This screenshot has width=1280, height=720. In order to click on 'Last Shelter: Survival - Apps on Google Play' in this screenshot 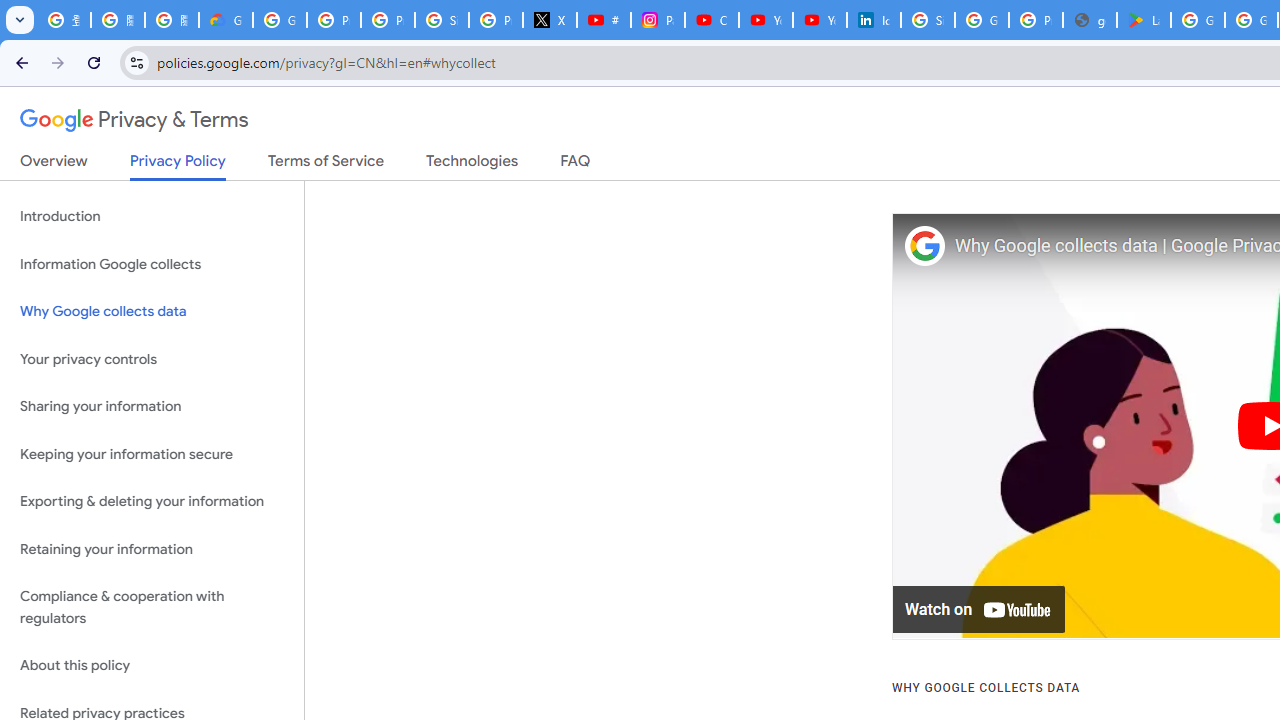, I will do `click(1144, 20)`.